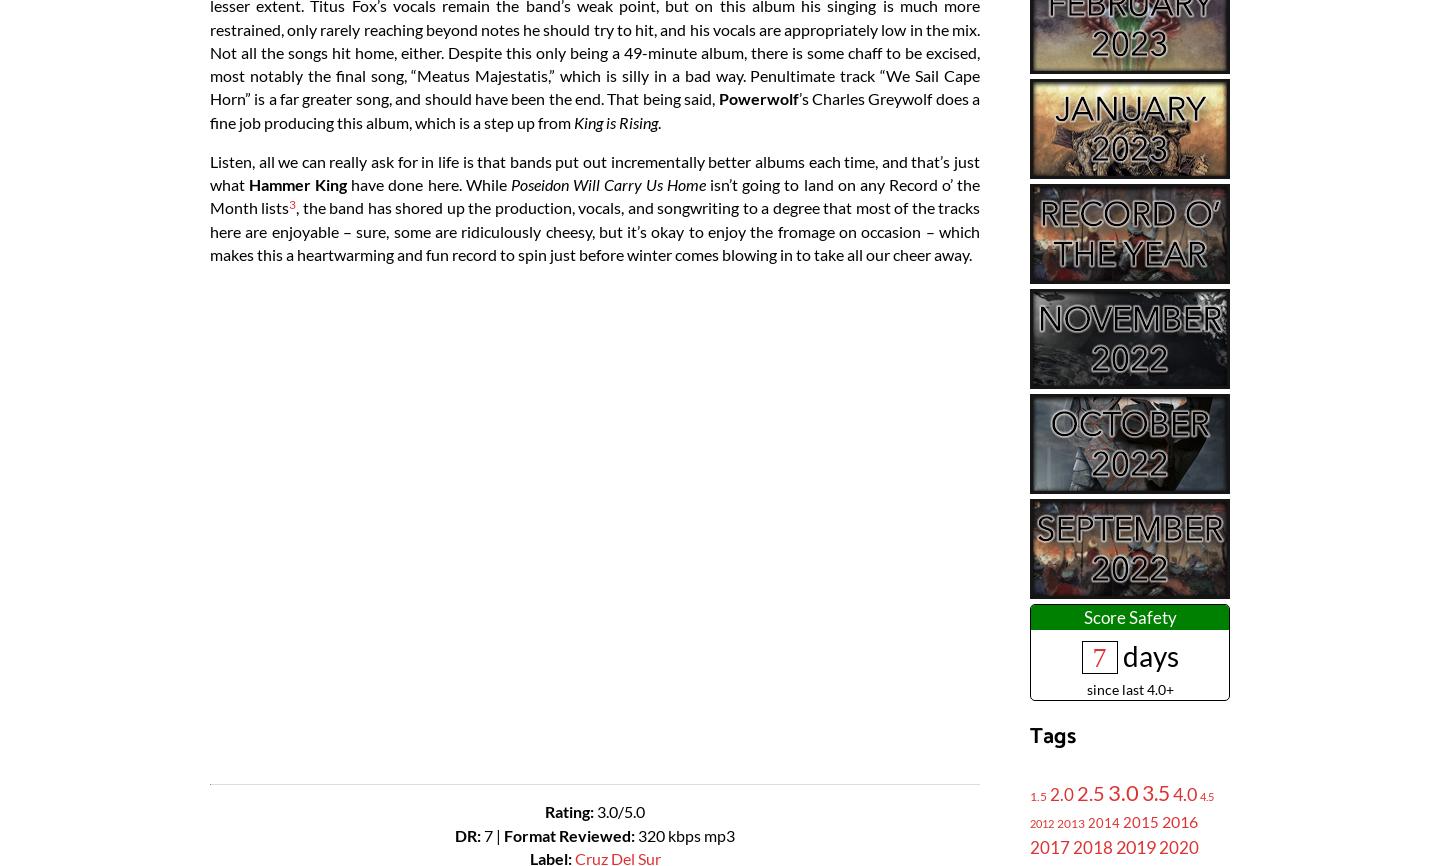  Describe the element at coordinates (570, 810) in the screenshot. I see `'Rating:'` at that location.